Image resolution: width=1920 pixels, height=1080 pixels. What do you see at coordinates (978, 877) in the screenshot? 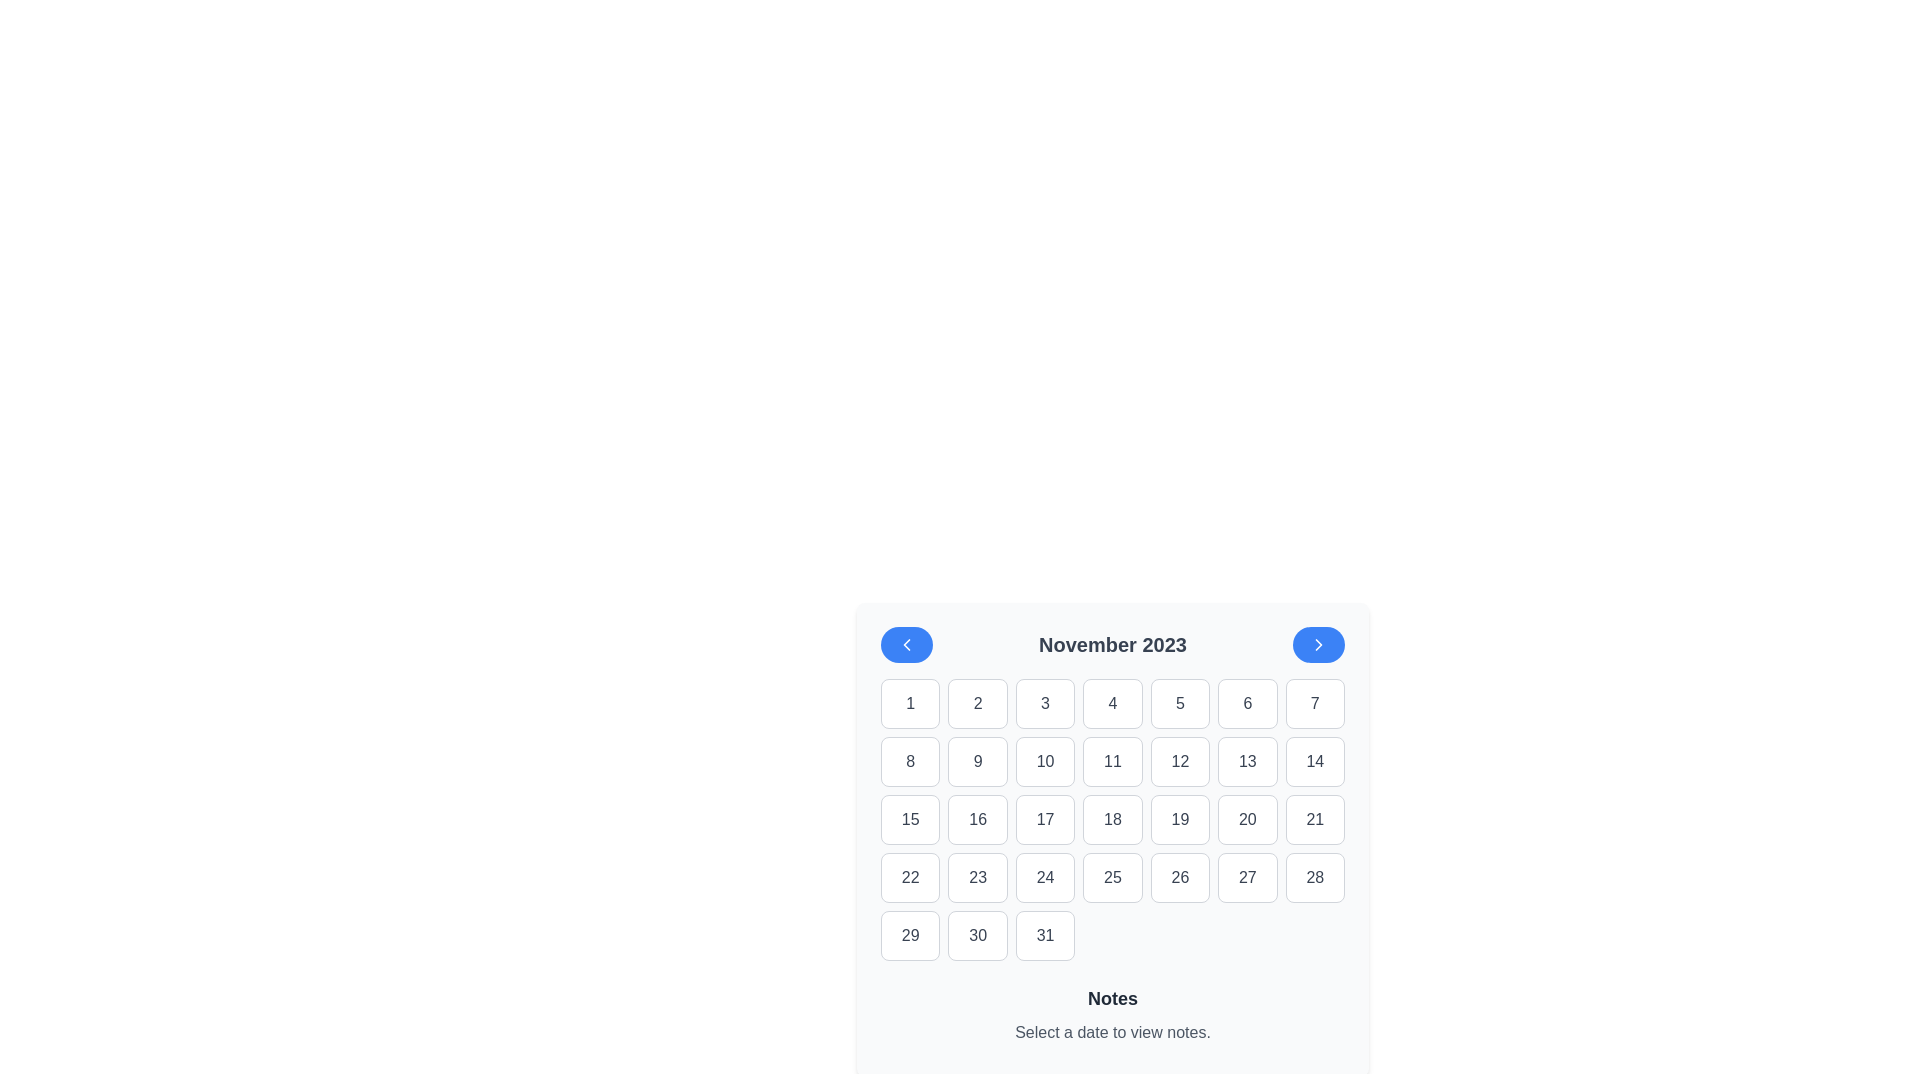
I see `the calendar date selector button for the 23rd day located in the fourth row, second column of the grid` at bounding box center [978, 877].